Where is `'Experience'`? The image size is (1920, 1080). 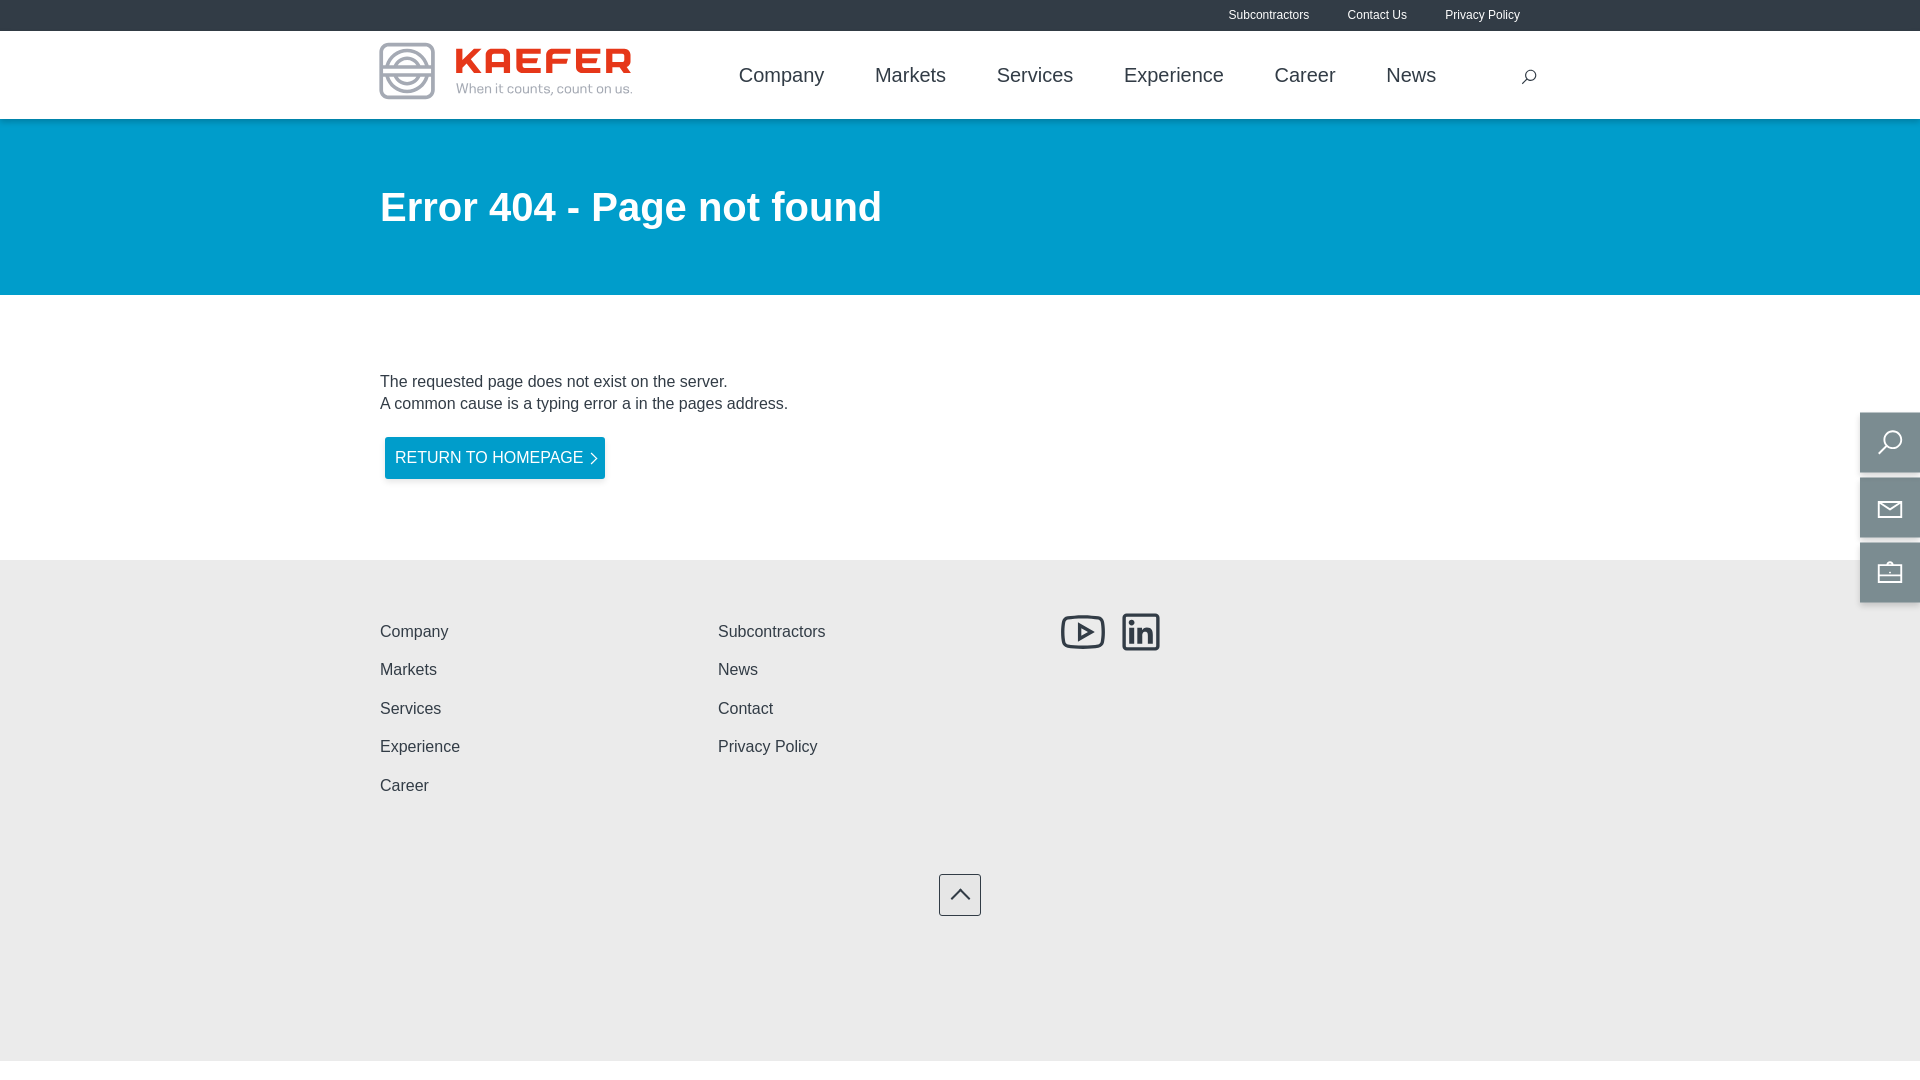 'Experience' is located at coordinates (379, 747).